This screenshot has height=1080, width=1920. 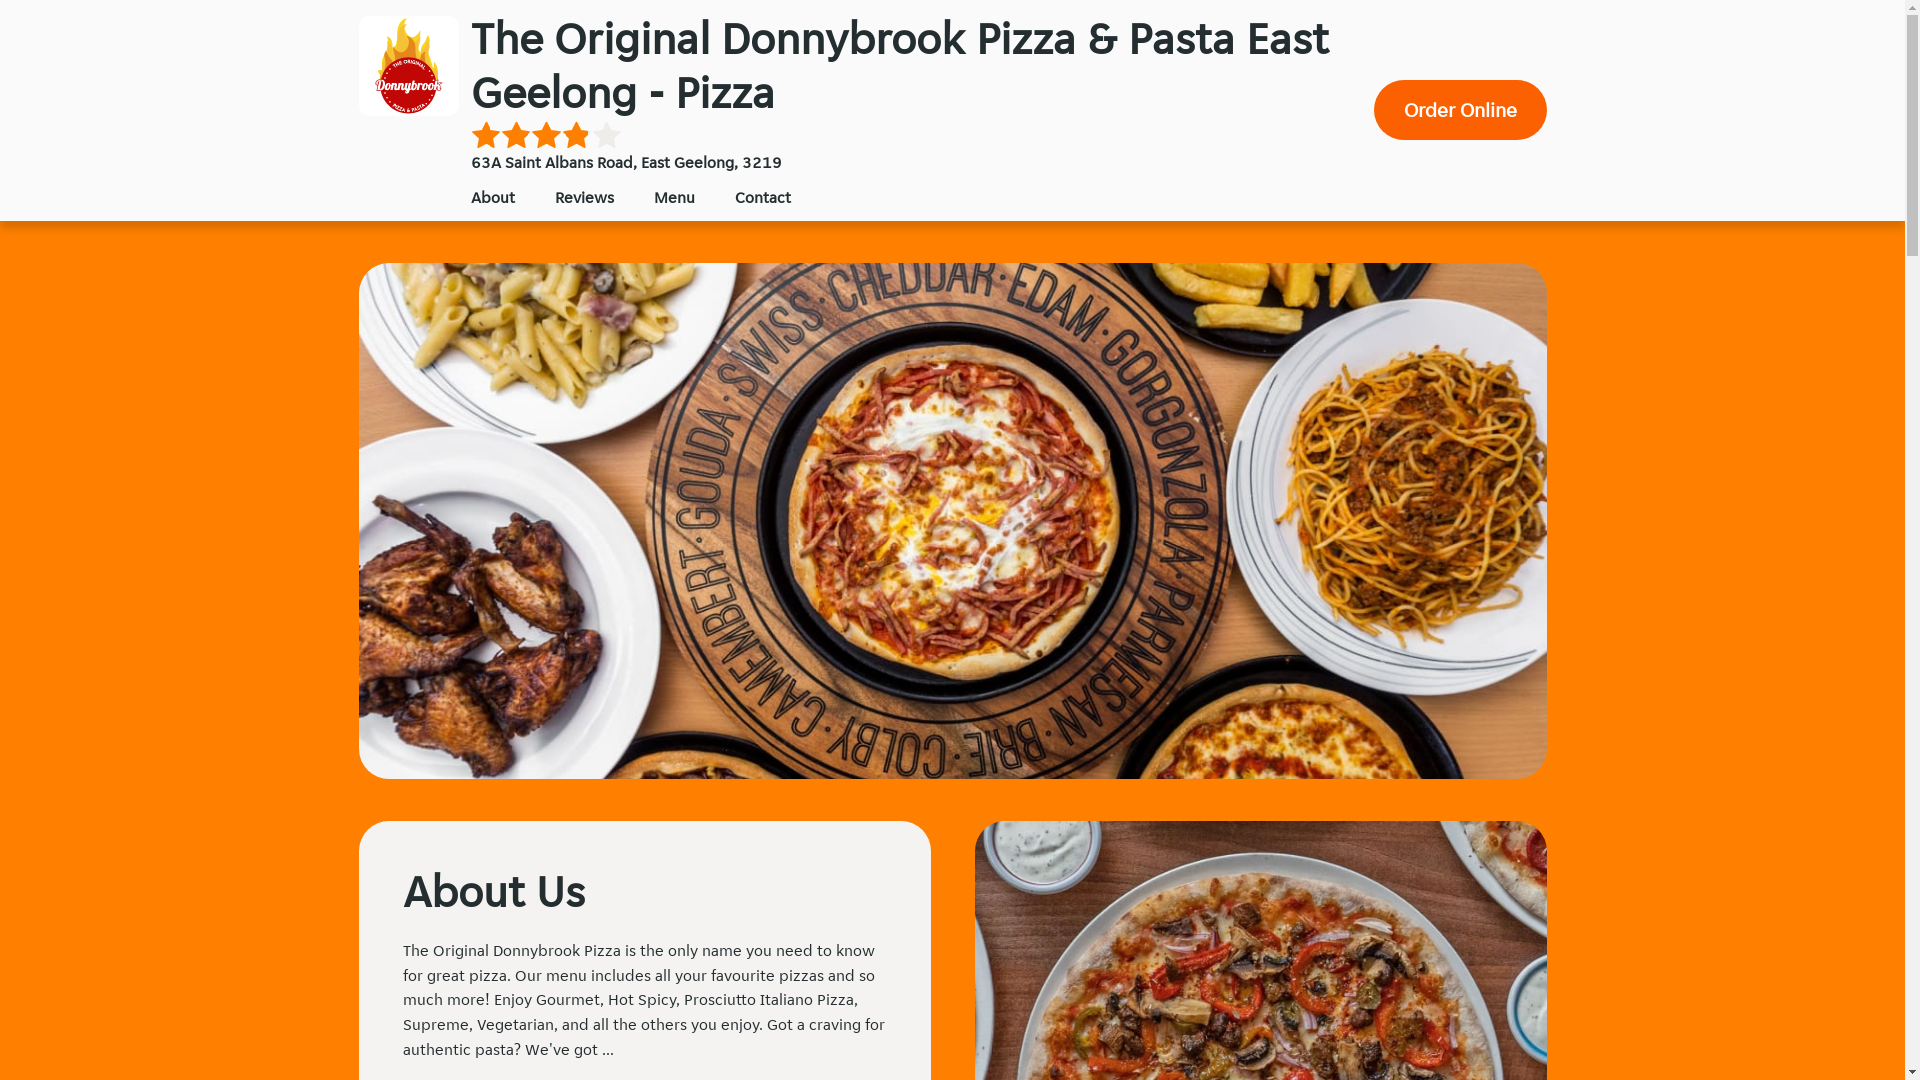 What do you see at coordinates (1372, 110) in the screenshot?
I see `'Order Online'` at bounding box center [1372, 110].